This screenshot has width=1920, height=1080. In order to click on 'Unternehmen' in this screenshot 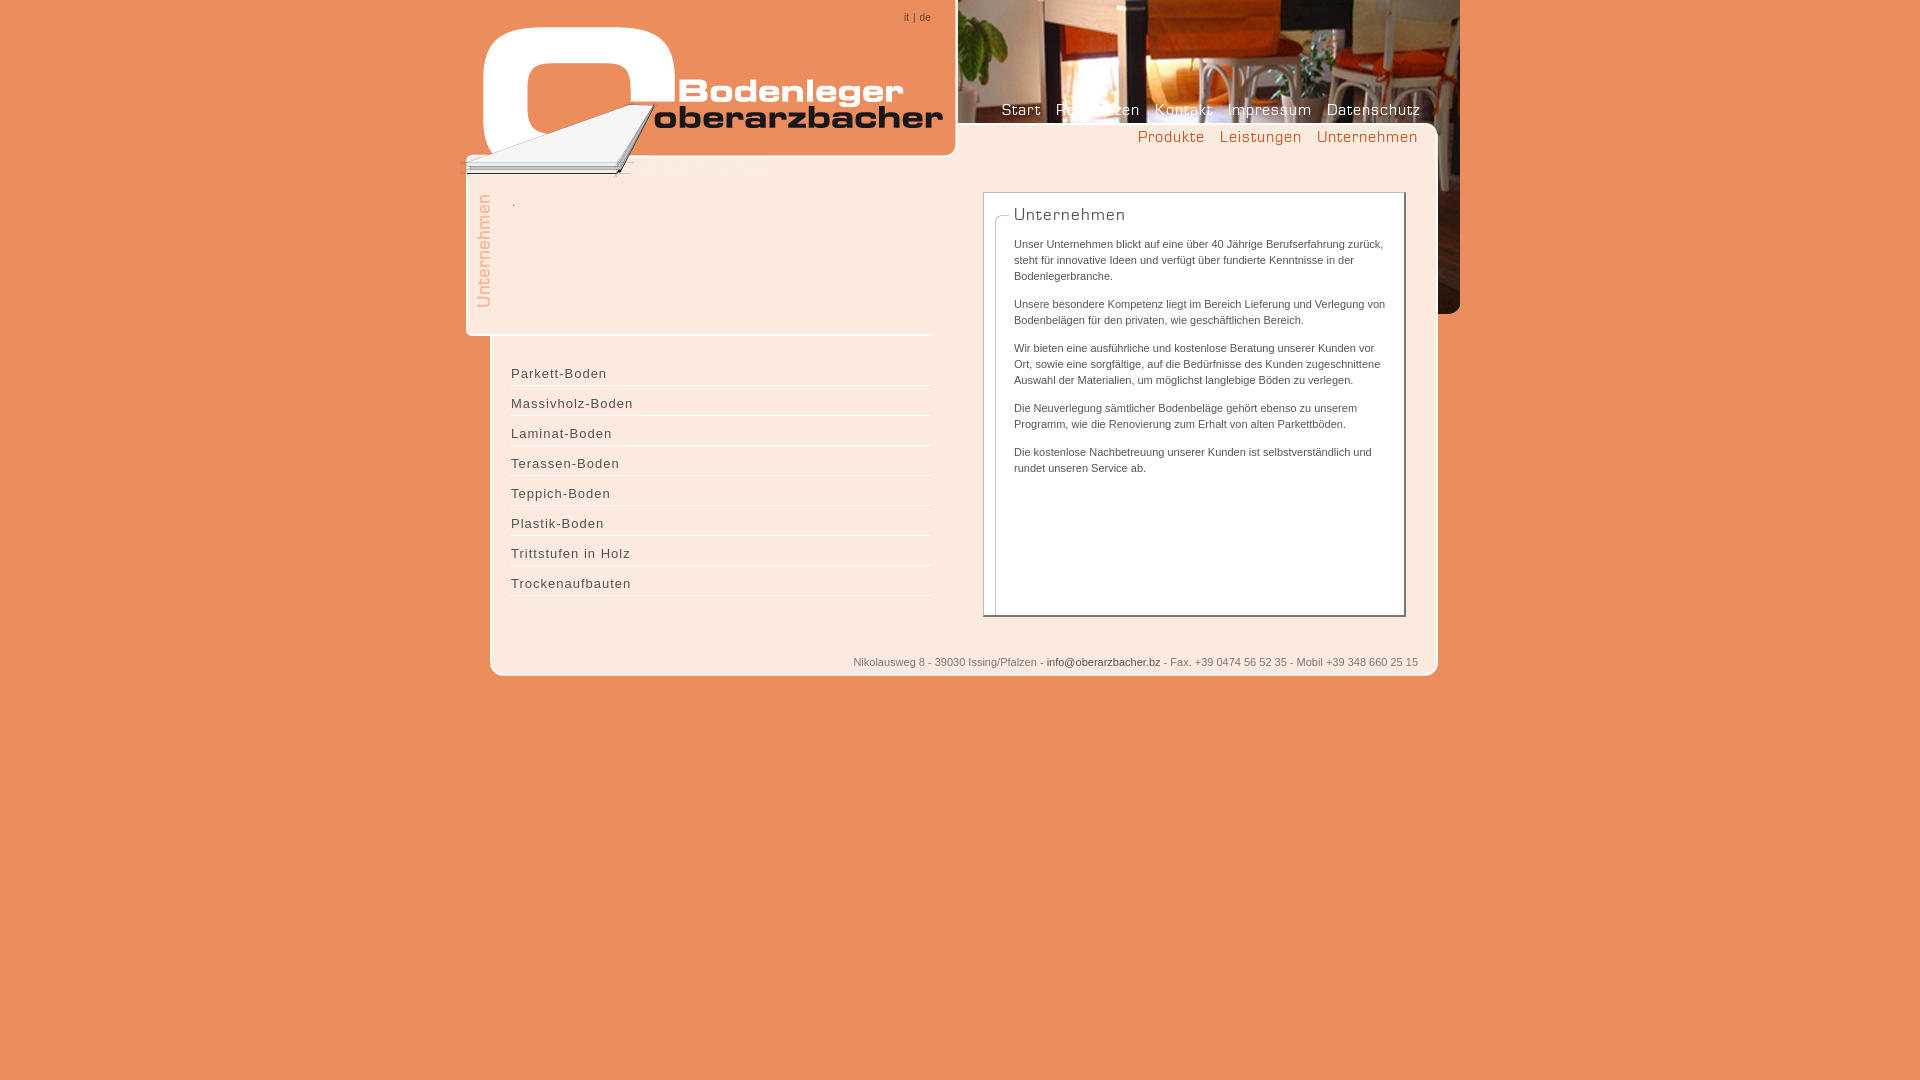, I will do `click(1366, 141)`.